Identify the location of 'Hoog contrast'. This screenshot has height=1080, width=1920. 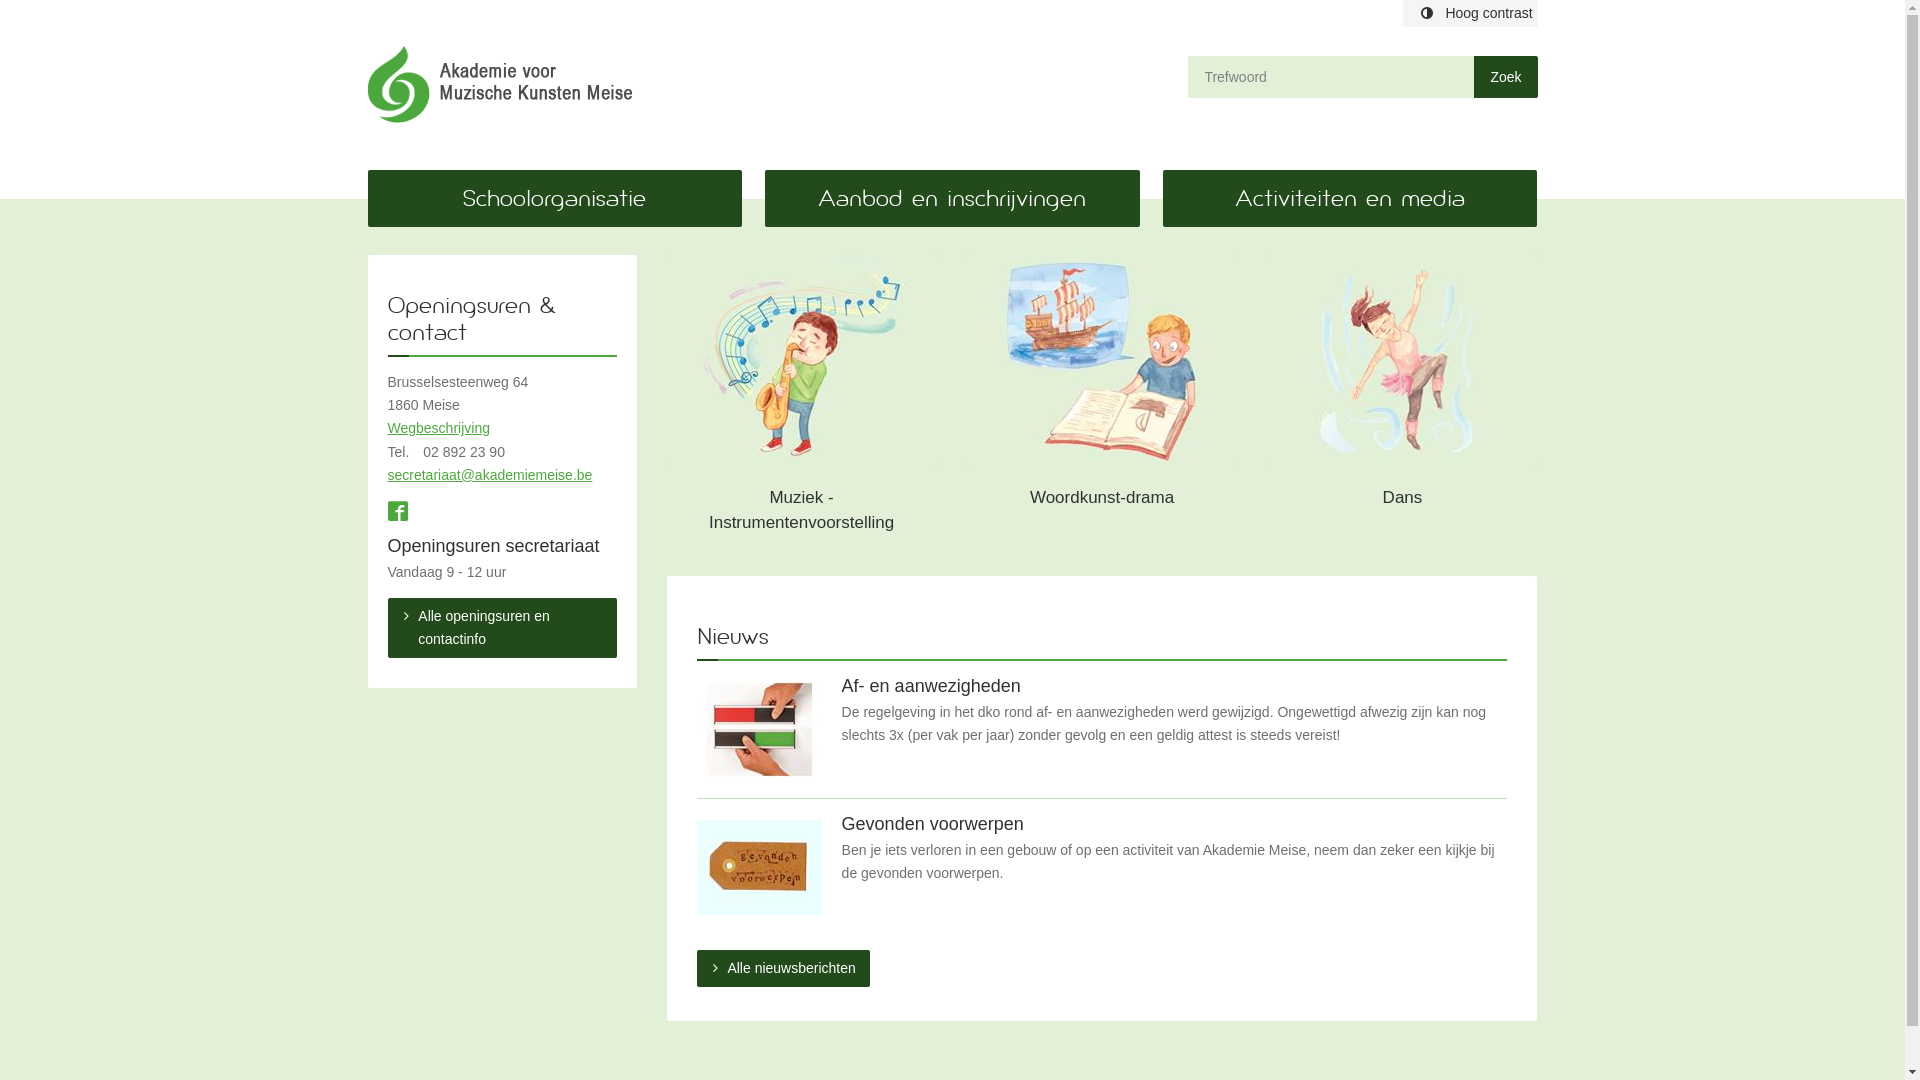
(1469, 13).